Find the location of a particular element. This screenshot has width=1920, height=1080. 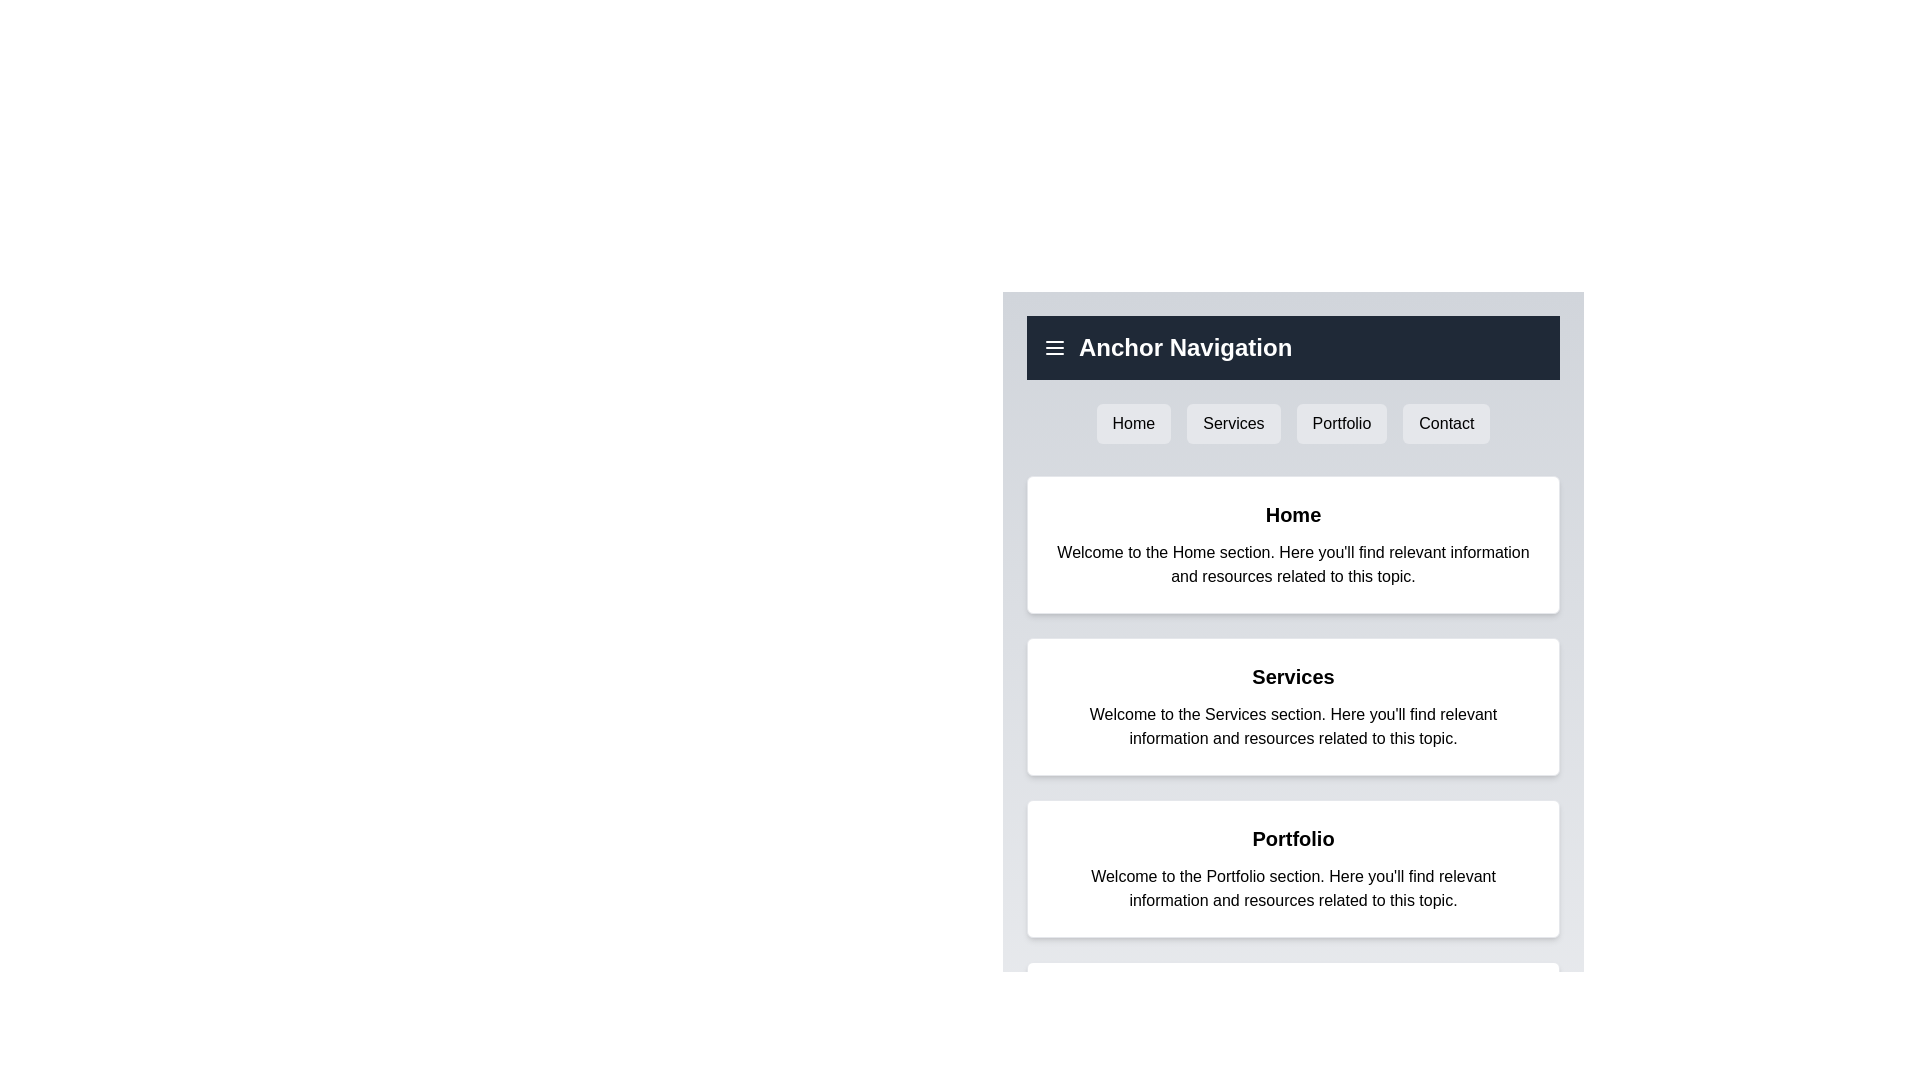

the Services informational card, which is the second section in the layout, positioned between the Home and Portfolio sections is located at coordinates (1293, 705).